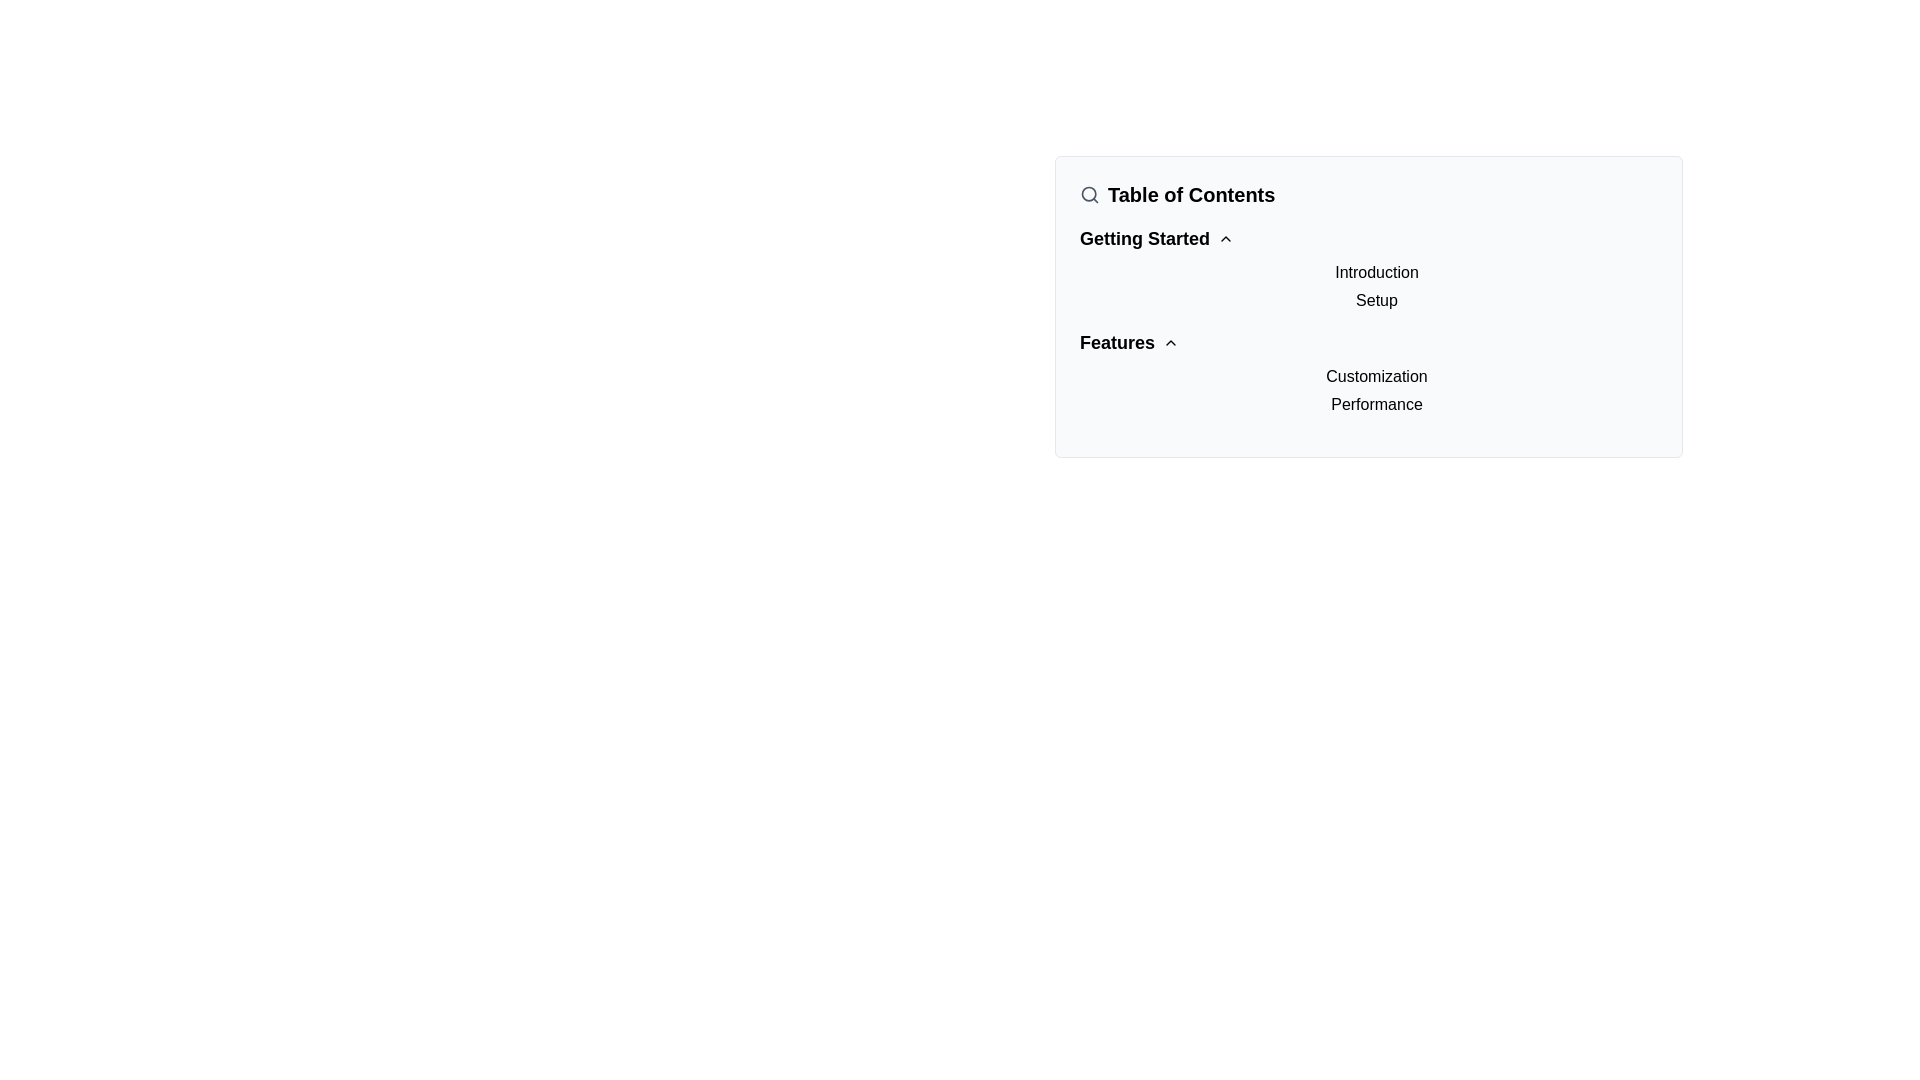  What do you see at coordinates (1171, 342) in the screenshot?
I see `the collapse icon located to the right of the 'Features' text in the 'Table of Contents' section` at bounding box center [1171, 342].